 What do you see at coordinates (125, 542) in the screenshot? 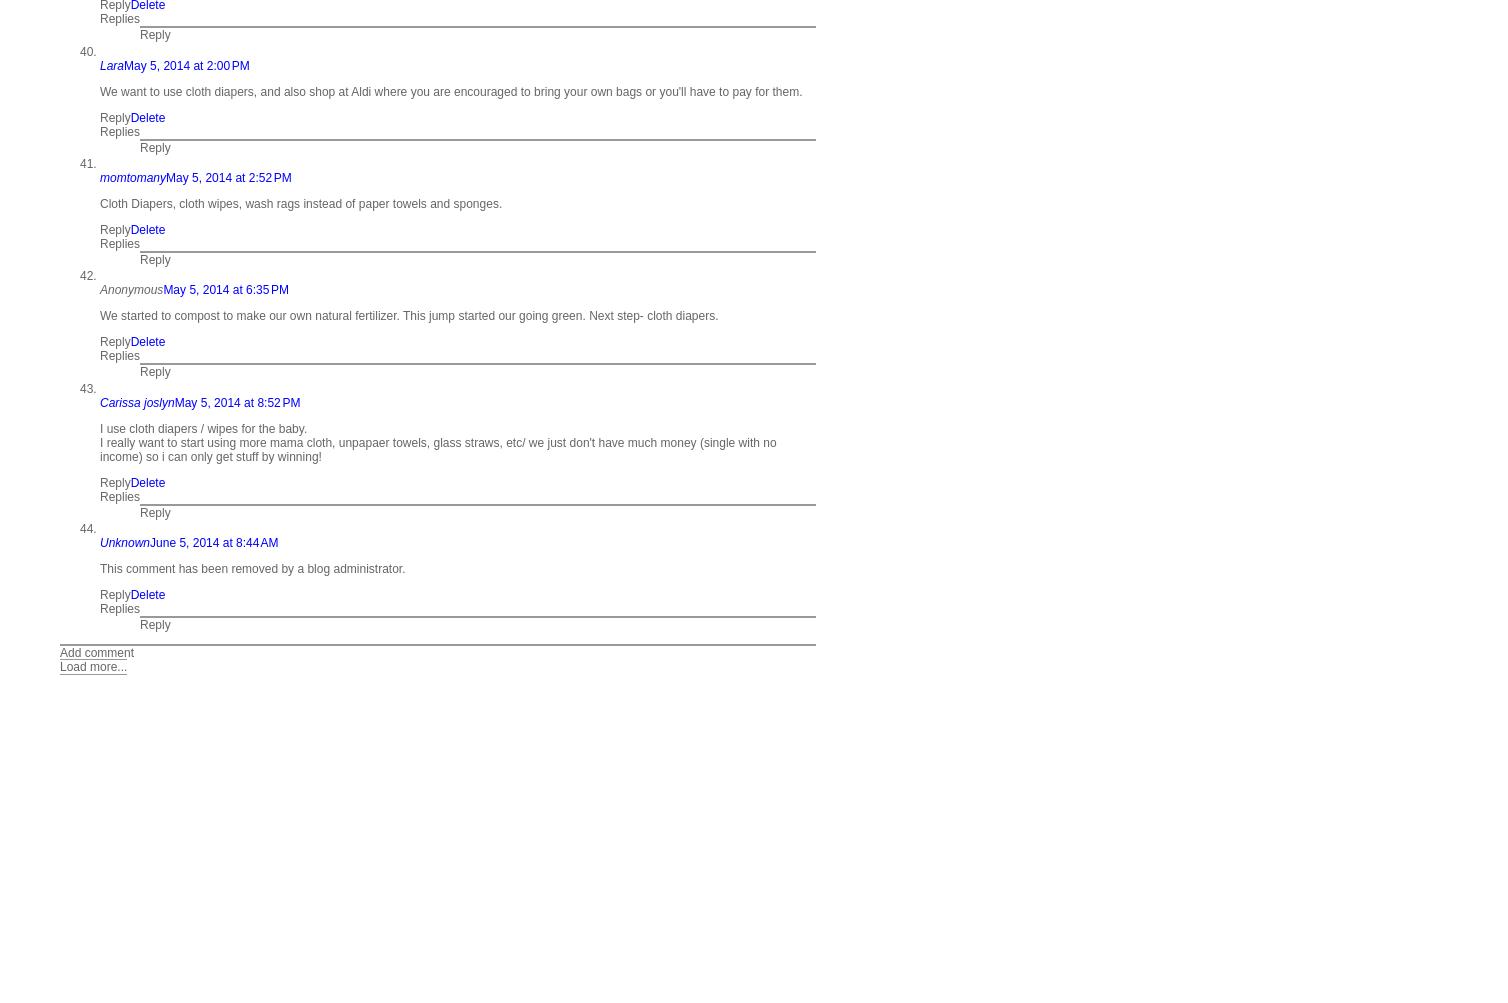
I see `'Unknown'` at bounding box center [125, 542].